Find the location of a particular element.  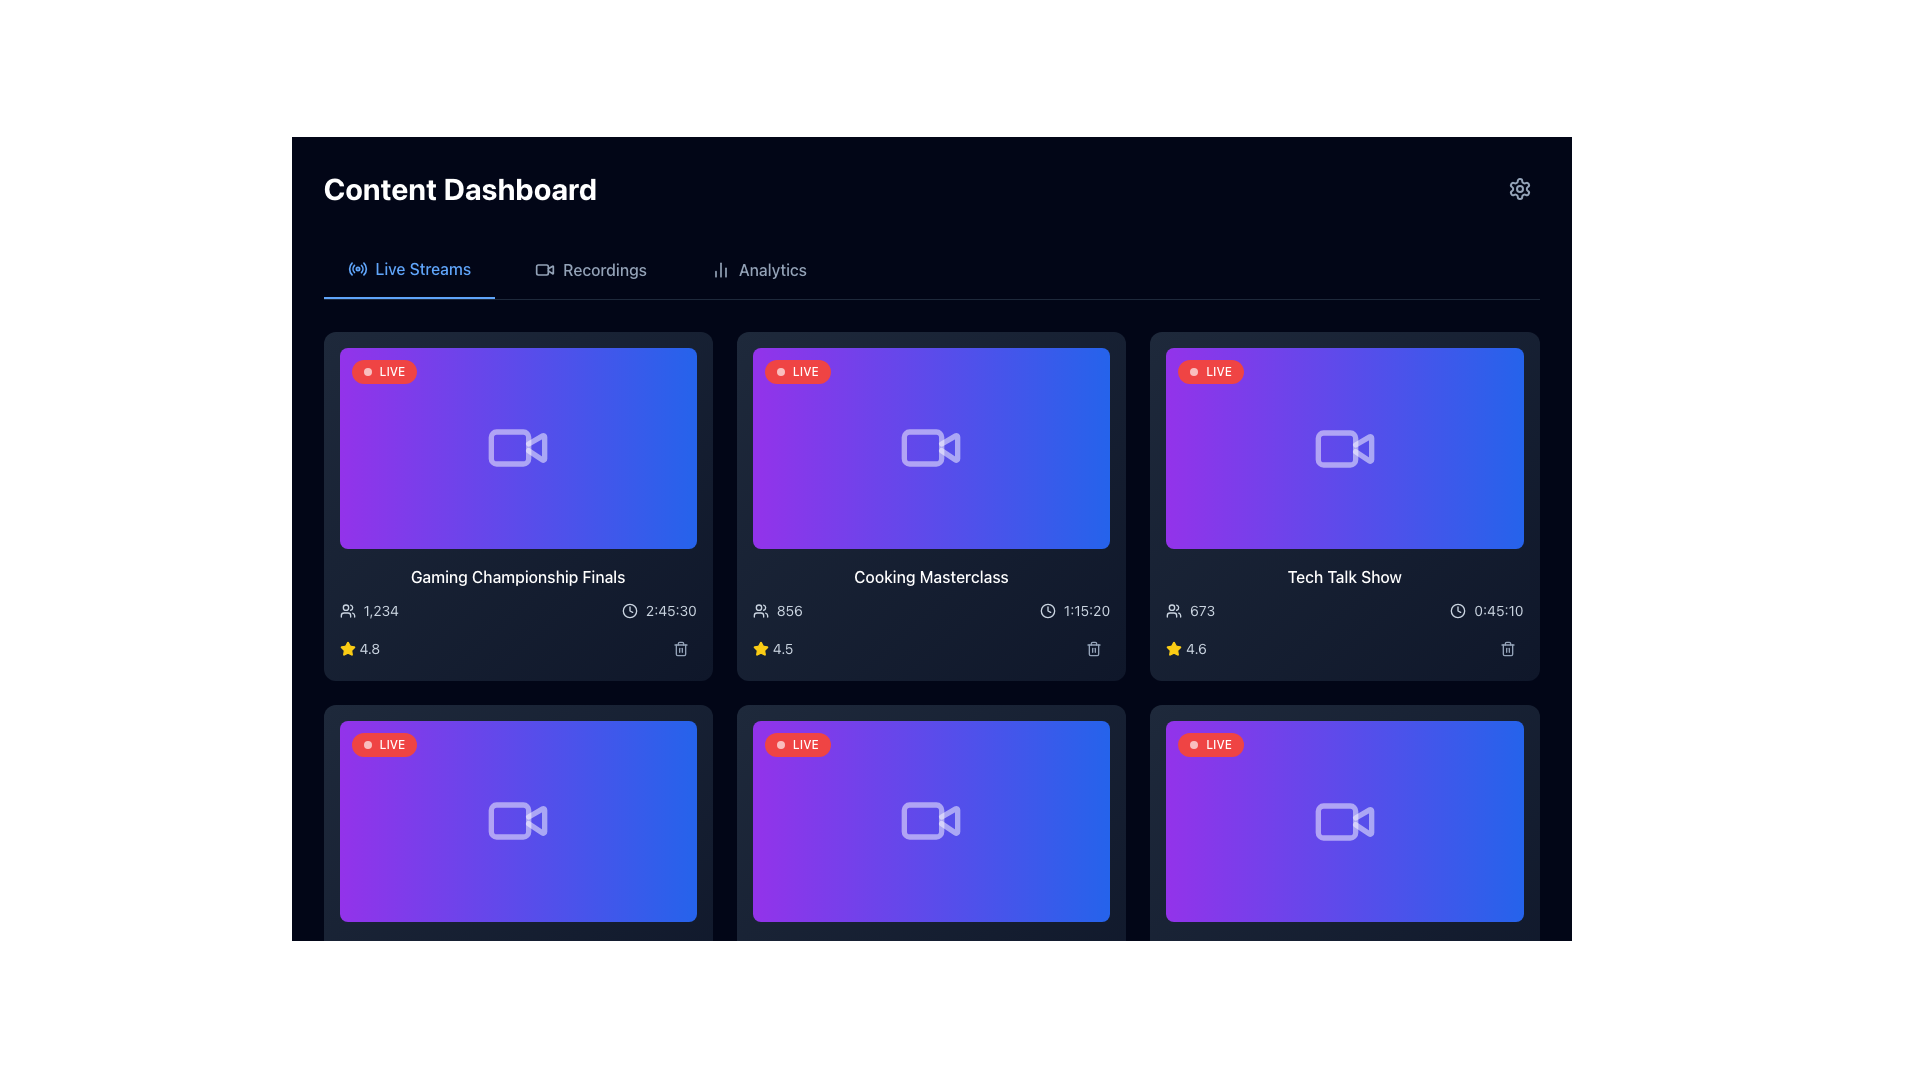

the rating score text label located in the lower metadata section of the second card in the second row of the grid layout is located at coordinates (359, 1022).